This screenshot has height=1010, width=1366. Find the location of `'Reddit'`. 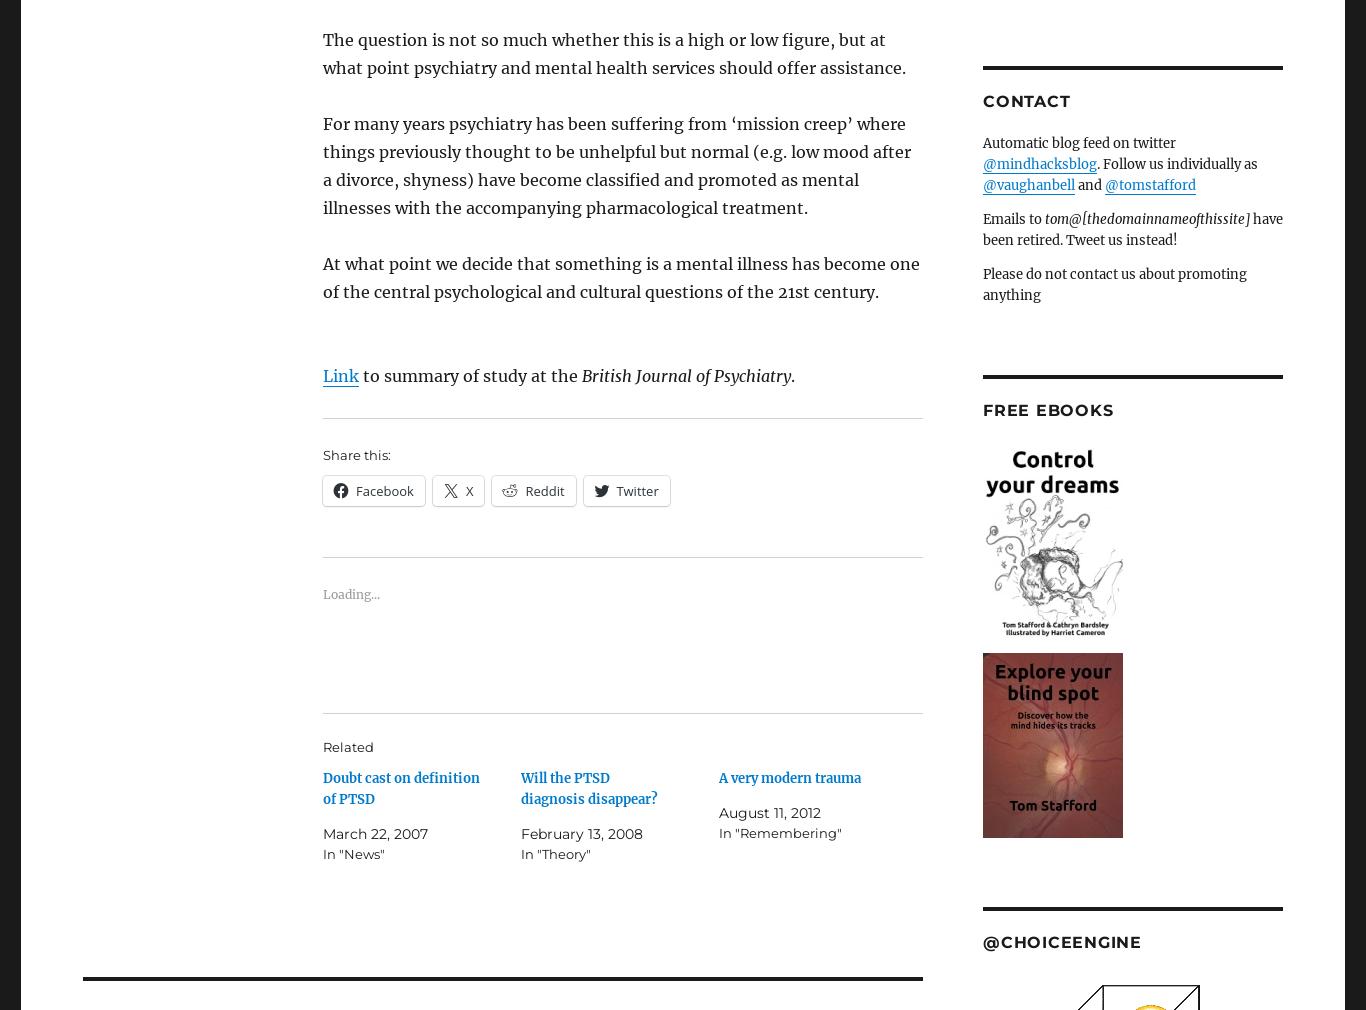

'Reddit' is located at coordinates (544, 490).